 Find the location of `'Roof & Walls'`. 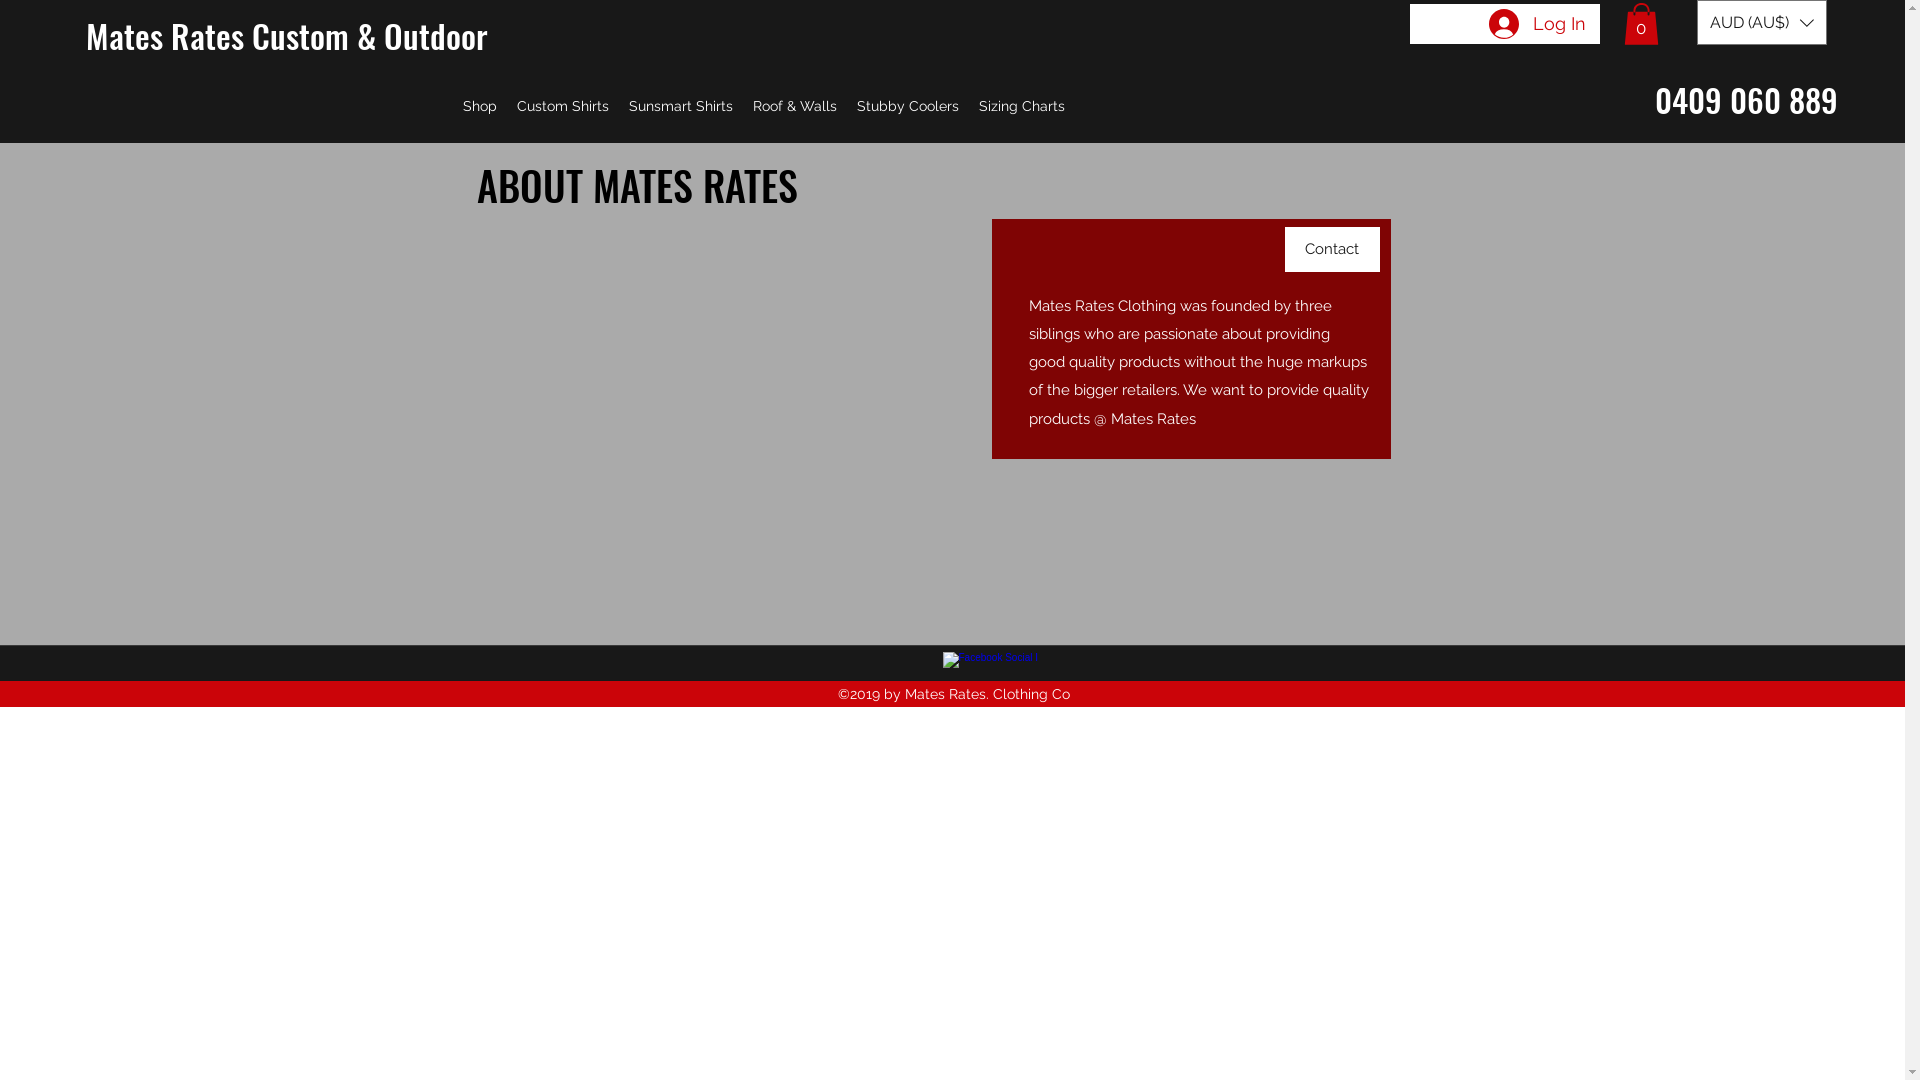

'Roof & Walls' is located at coordinates (794, 105).